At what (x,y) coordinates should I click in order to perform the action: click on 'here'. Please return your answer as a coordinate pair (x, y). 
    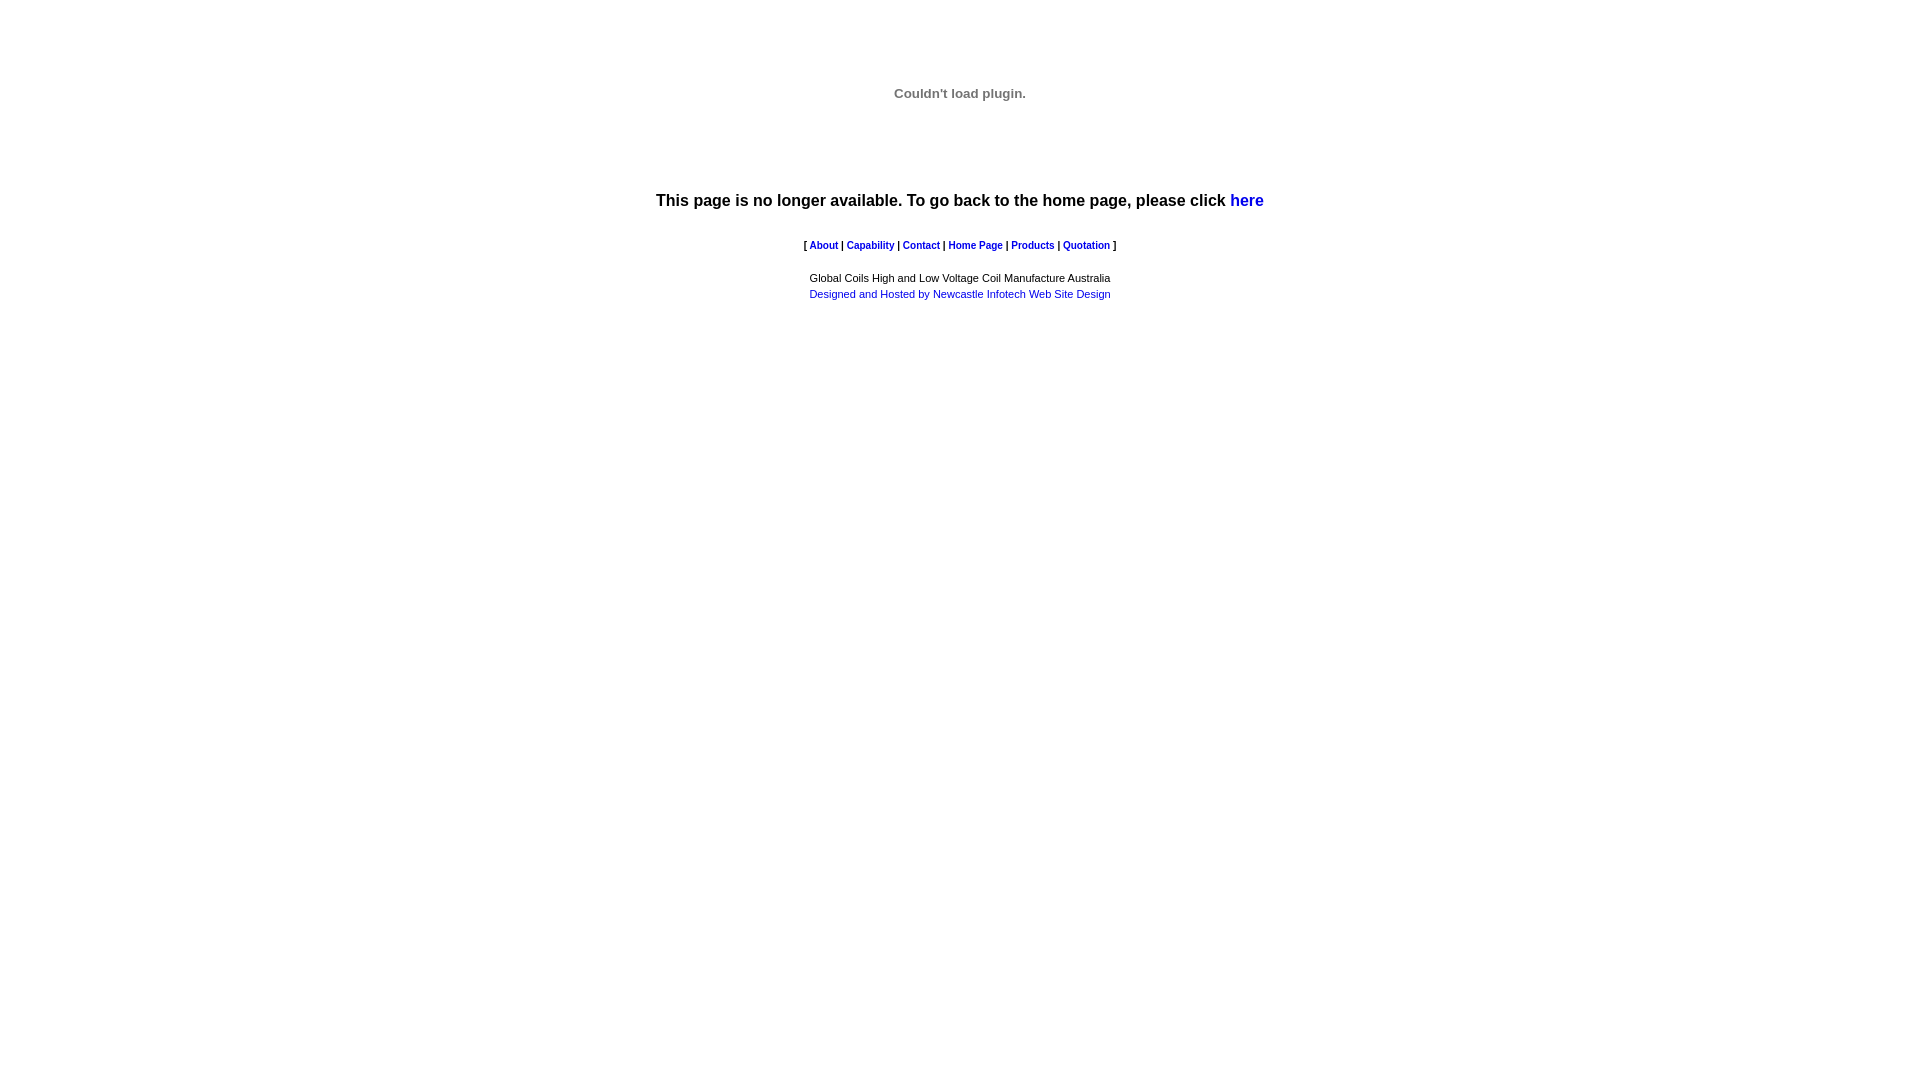
    Looking at the image, I should click on (1246, 200).